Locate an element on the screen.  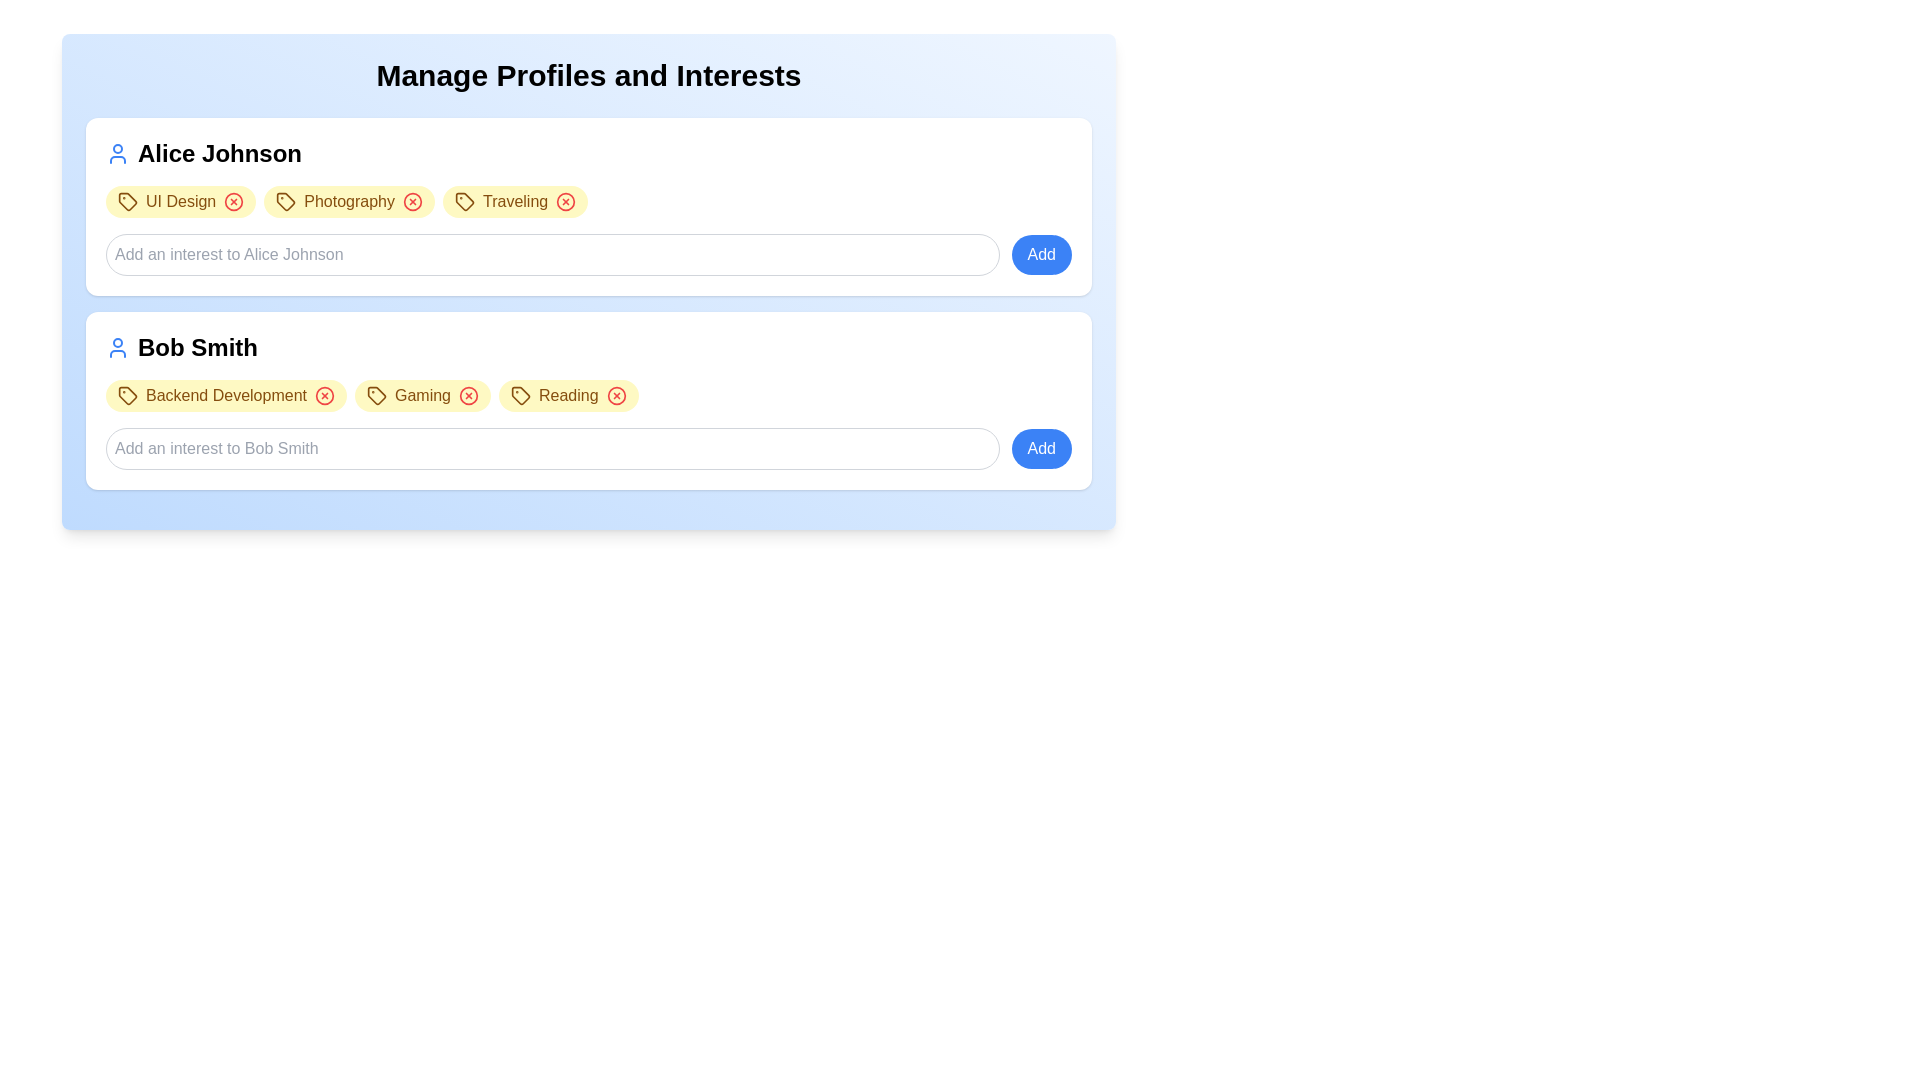
the presence of the tag icon styled with a pointed edge and line drawing style, located in the 'Backend Development' interest tag under the 'Bob Smith' profile section is located at coordinates (127, 396).